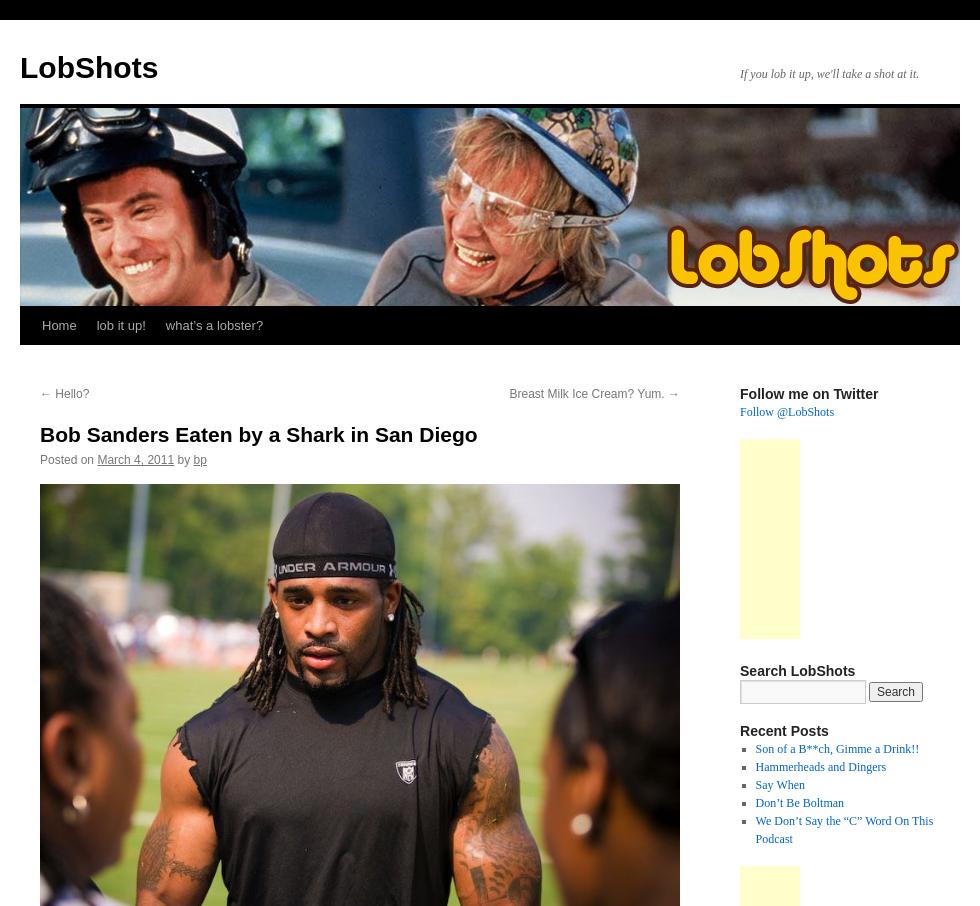  Describe the element at coordinates (588, 393) in the screenshot. I see `'Breast Milk Ice Cream? Yum.'` at that location.